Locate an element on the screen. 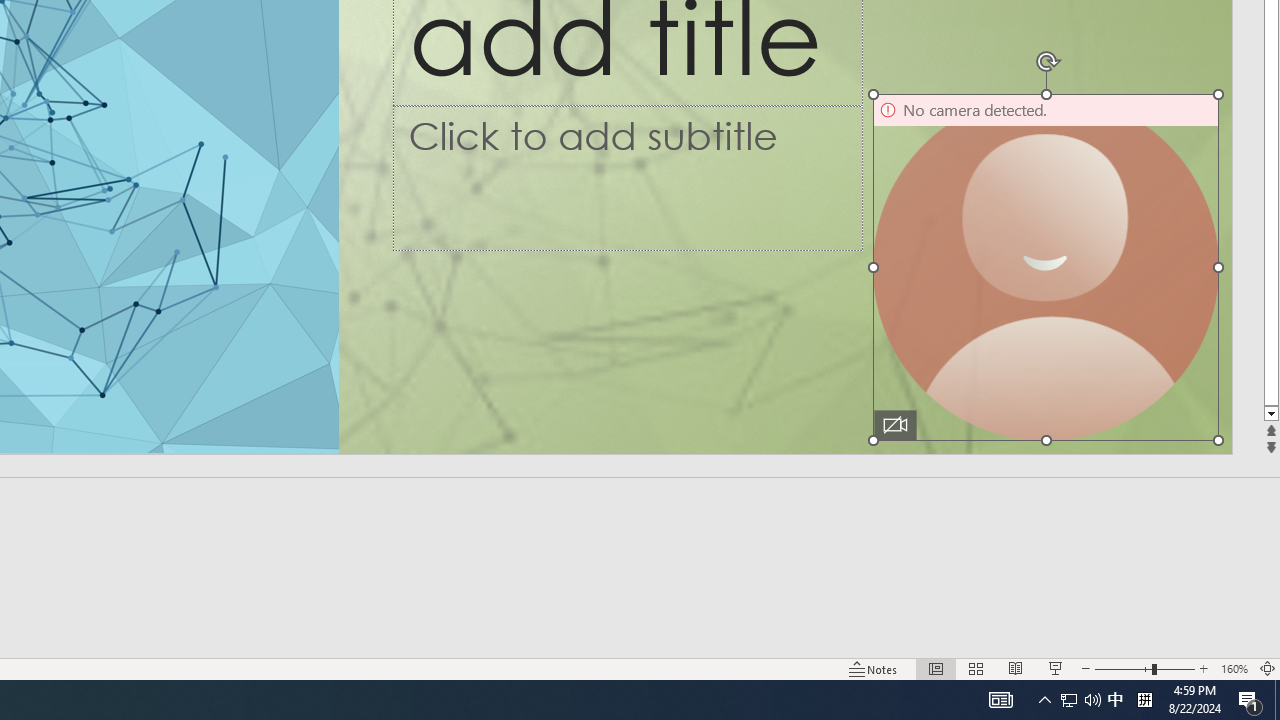 The width and height of the screenshot is (1280, 720). 'Zoom 160%' is located at coordinates (1233, 669).